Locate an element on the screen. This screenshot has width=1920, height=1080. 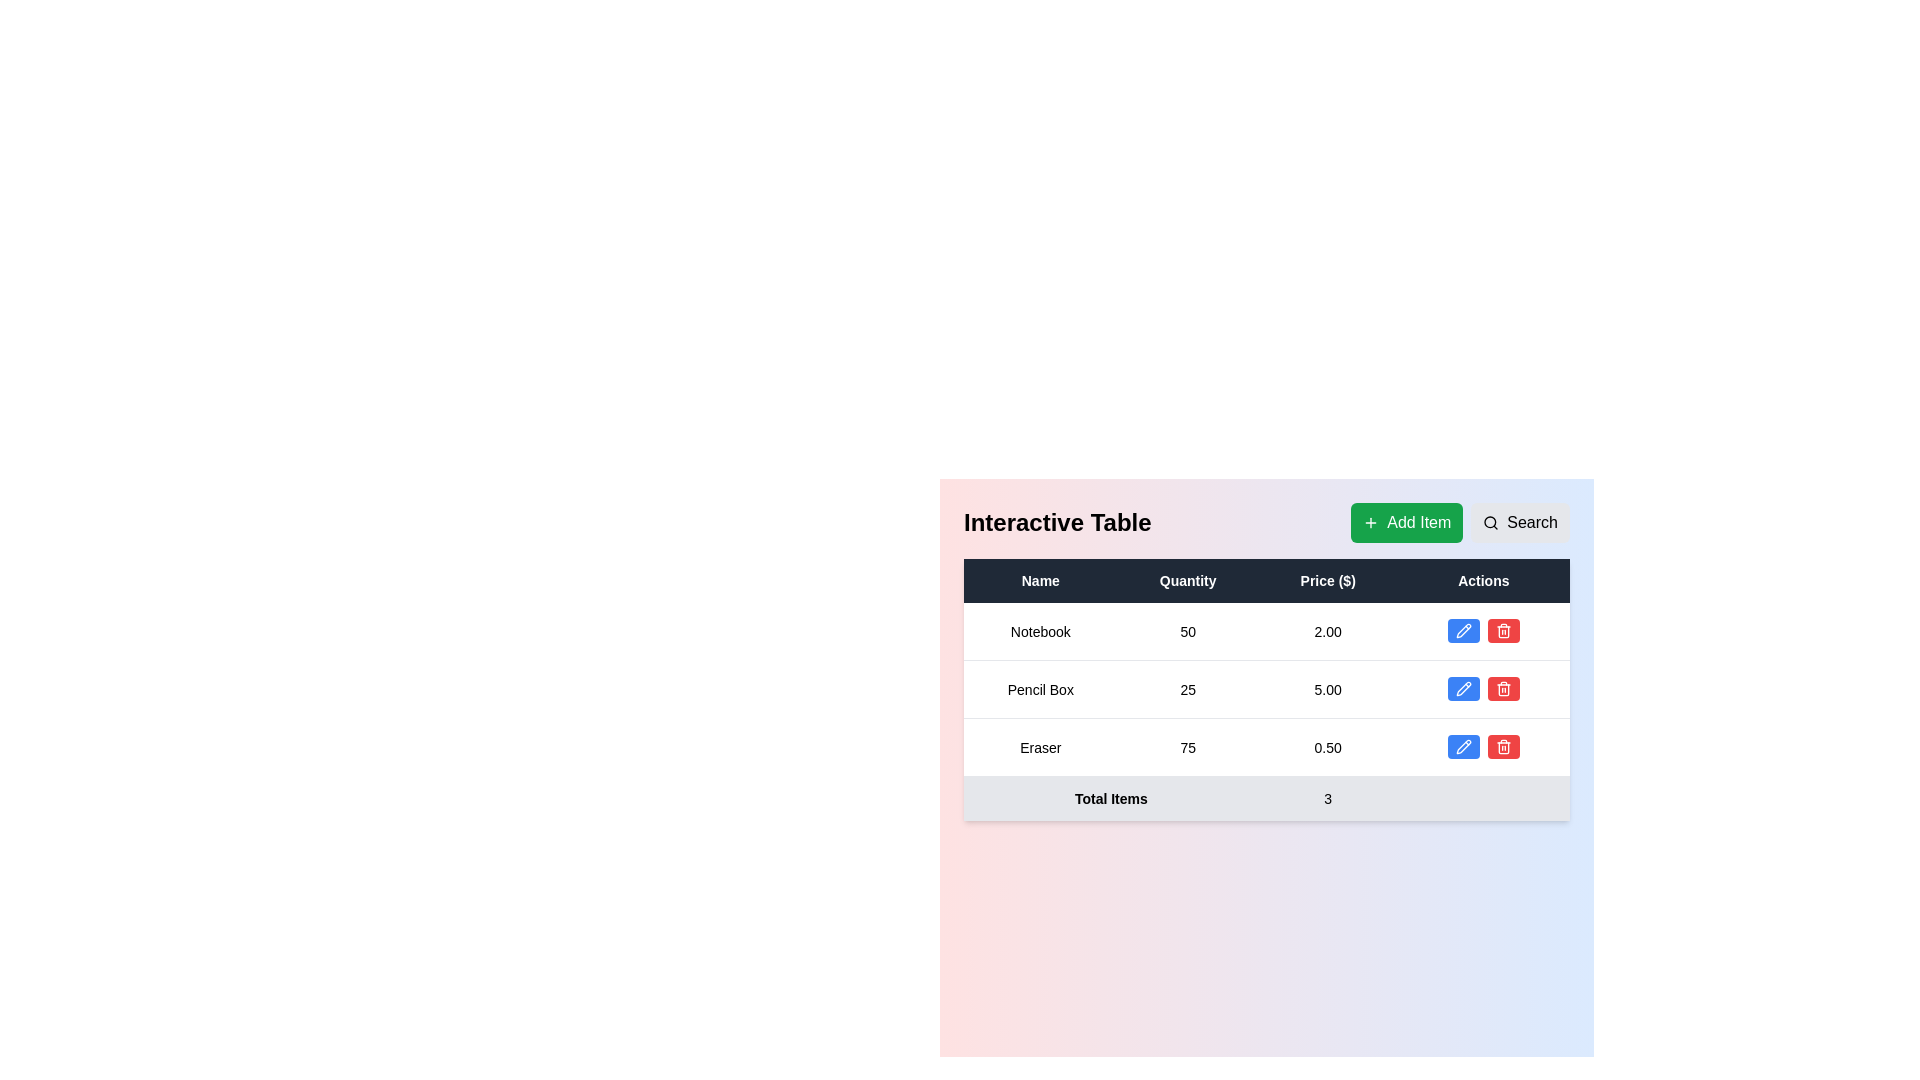
the Text Label indicating 'Pencil Box' is located at coordinates (1040, 688).